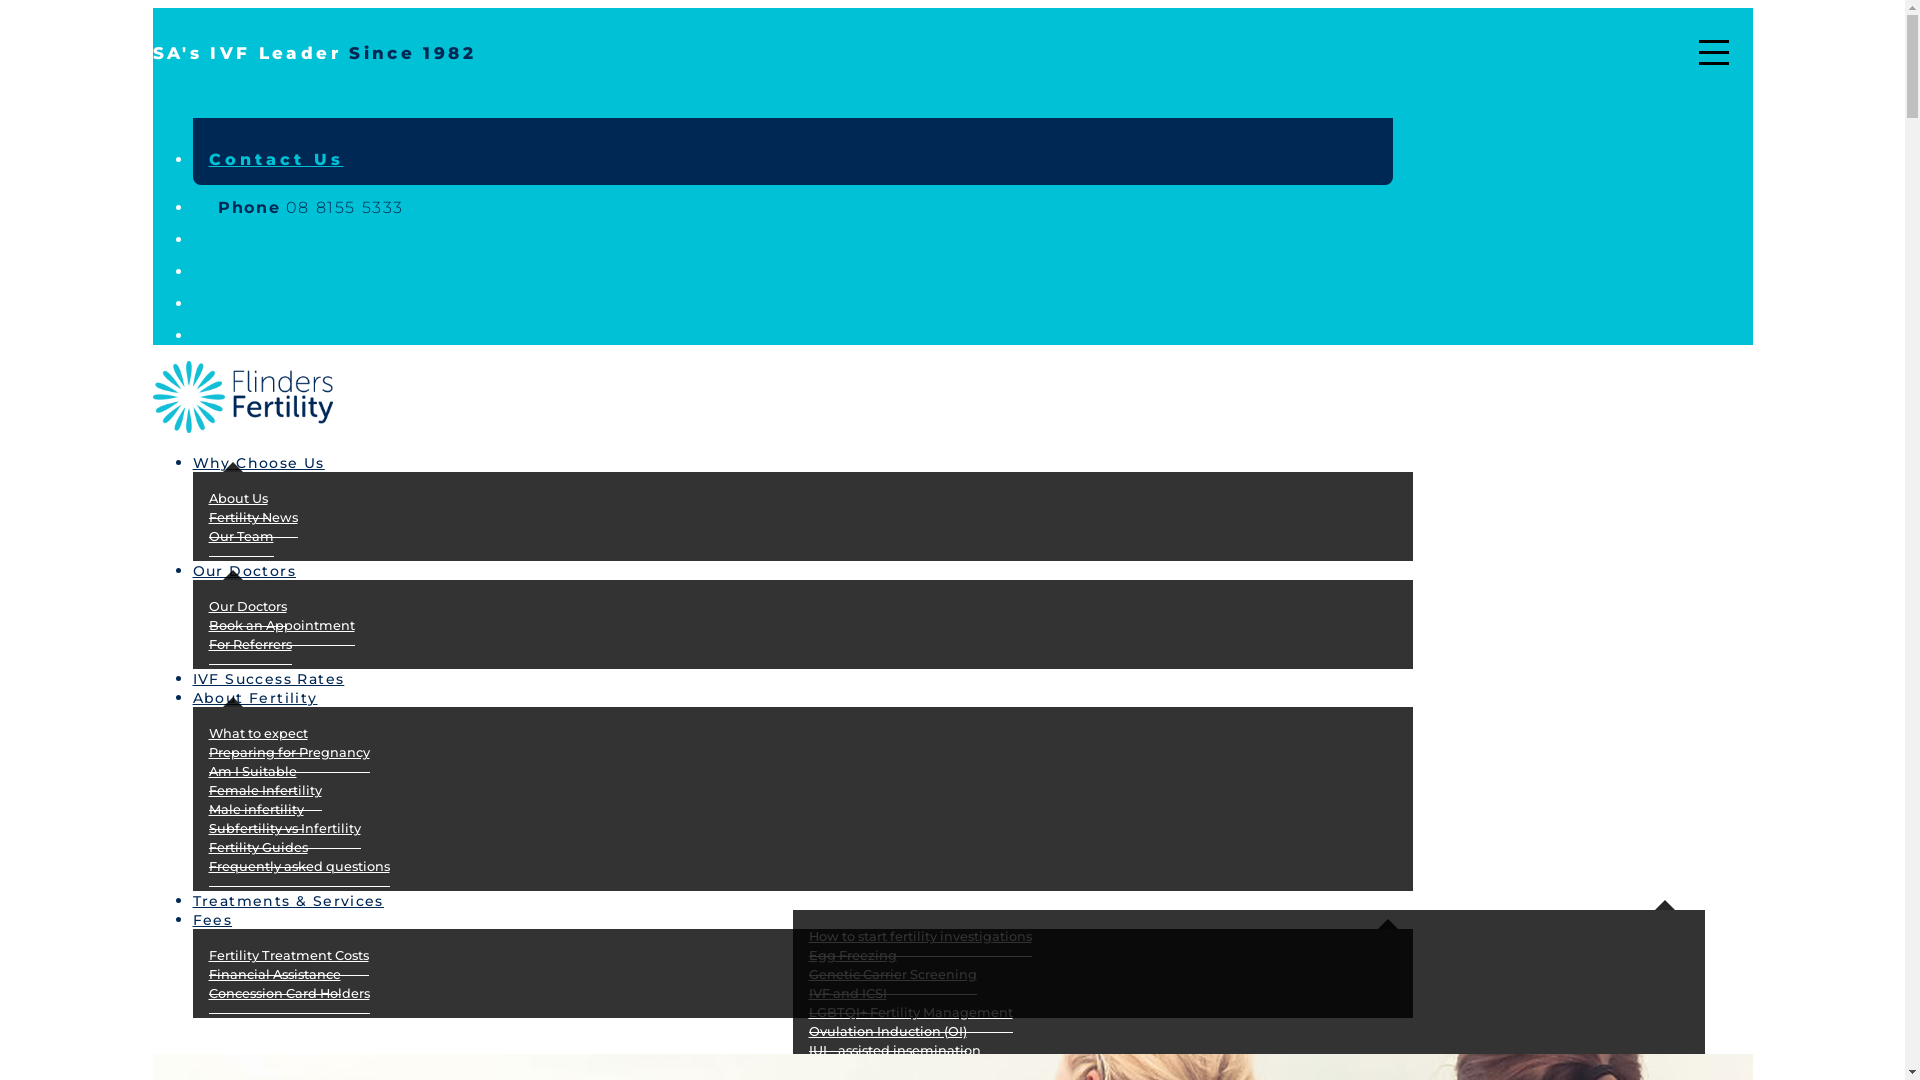  Describe the element at coordinates (192, 915) in the screenshot. I see `'Fees'` at that location.